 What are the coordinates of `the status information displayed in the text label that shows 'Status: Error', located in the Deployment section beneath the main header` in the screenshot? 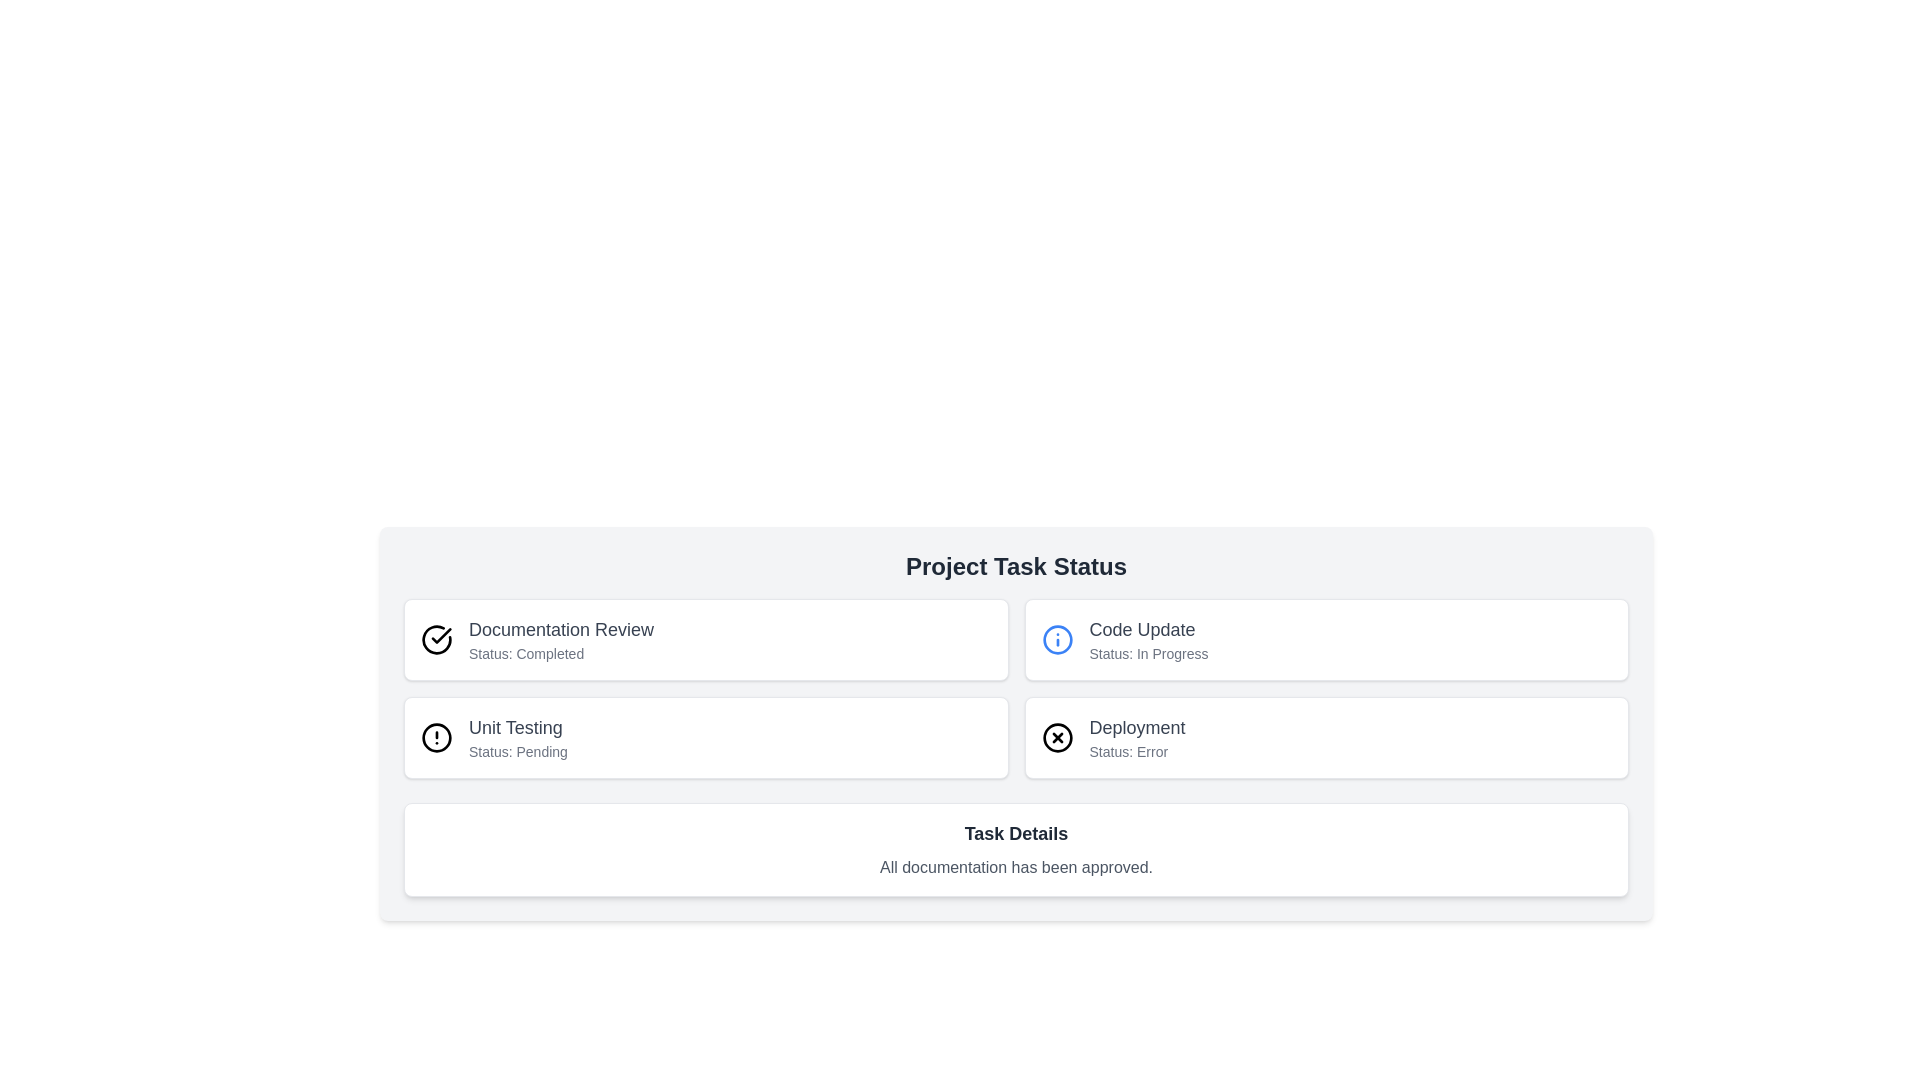 It's located at (1137, 752).